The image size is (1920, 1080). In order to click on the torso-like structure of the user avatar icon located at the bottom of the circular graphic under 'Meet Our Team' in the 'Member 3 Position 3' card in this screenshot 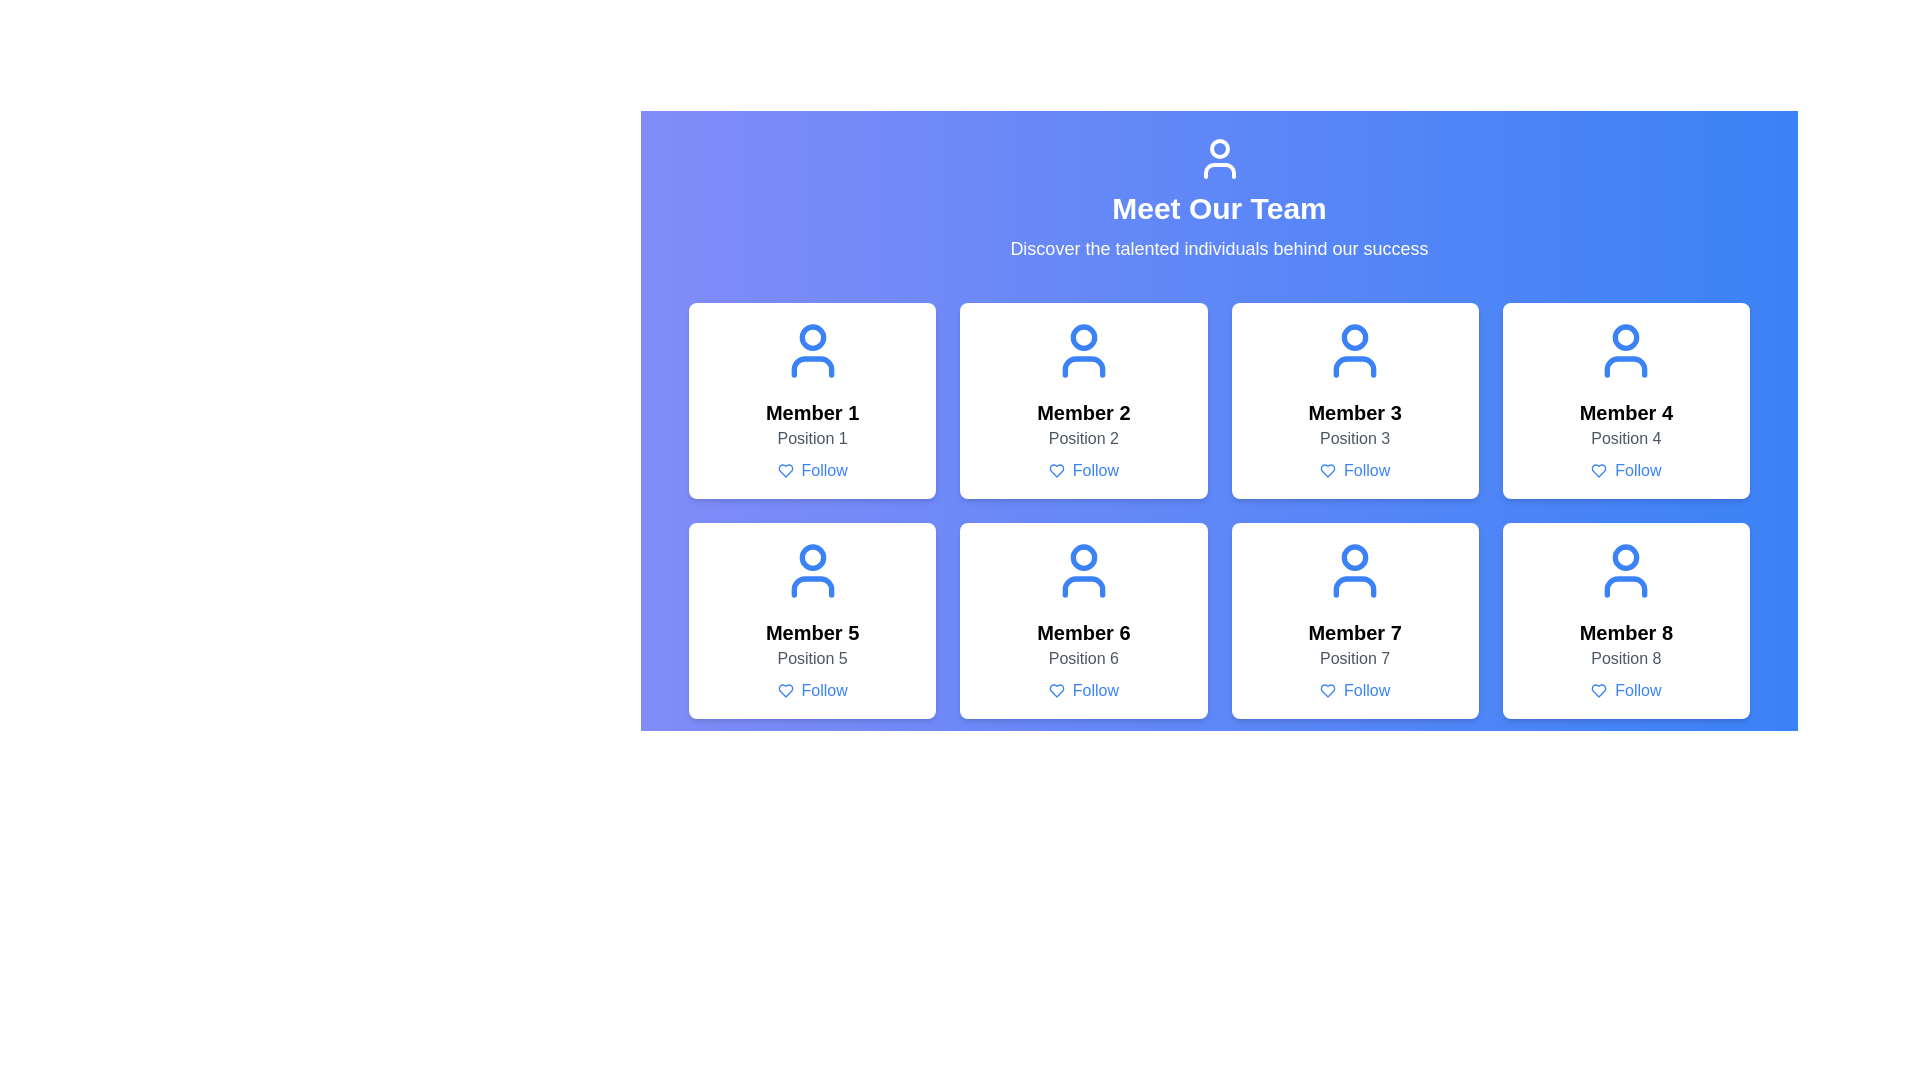, I will do `click(1355, 366)`.